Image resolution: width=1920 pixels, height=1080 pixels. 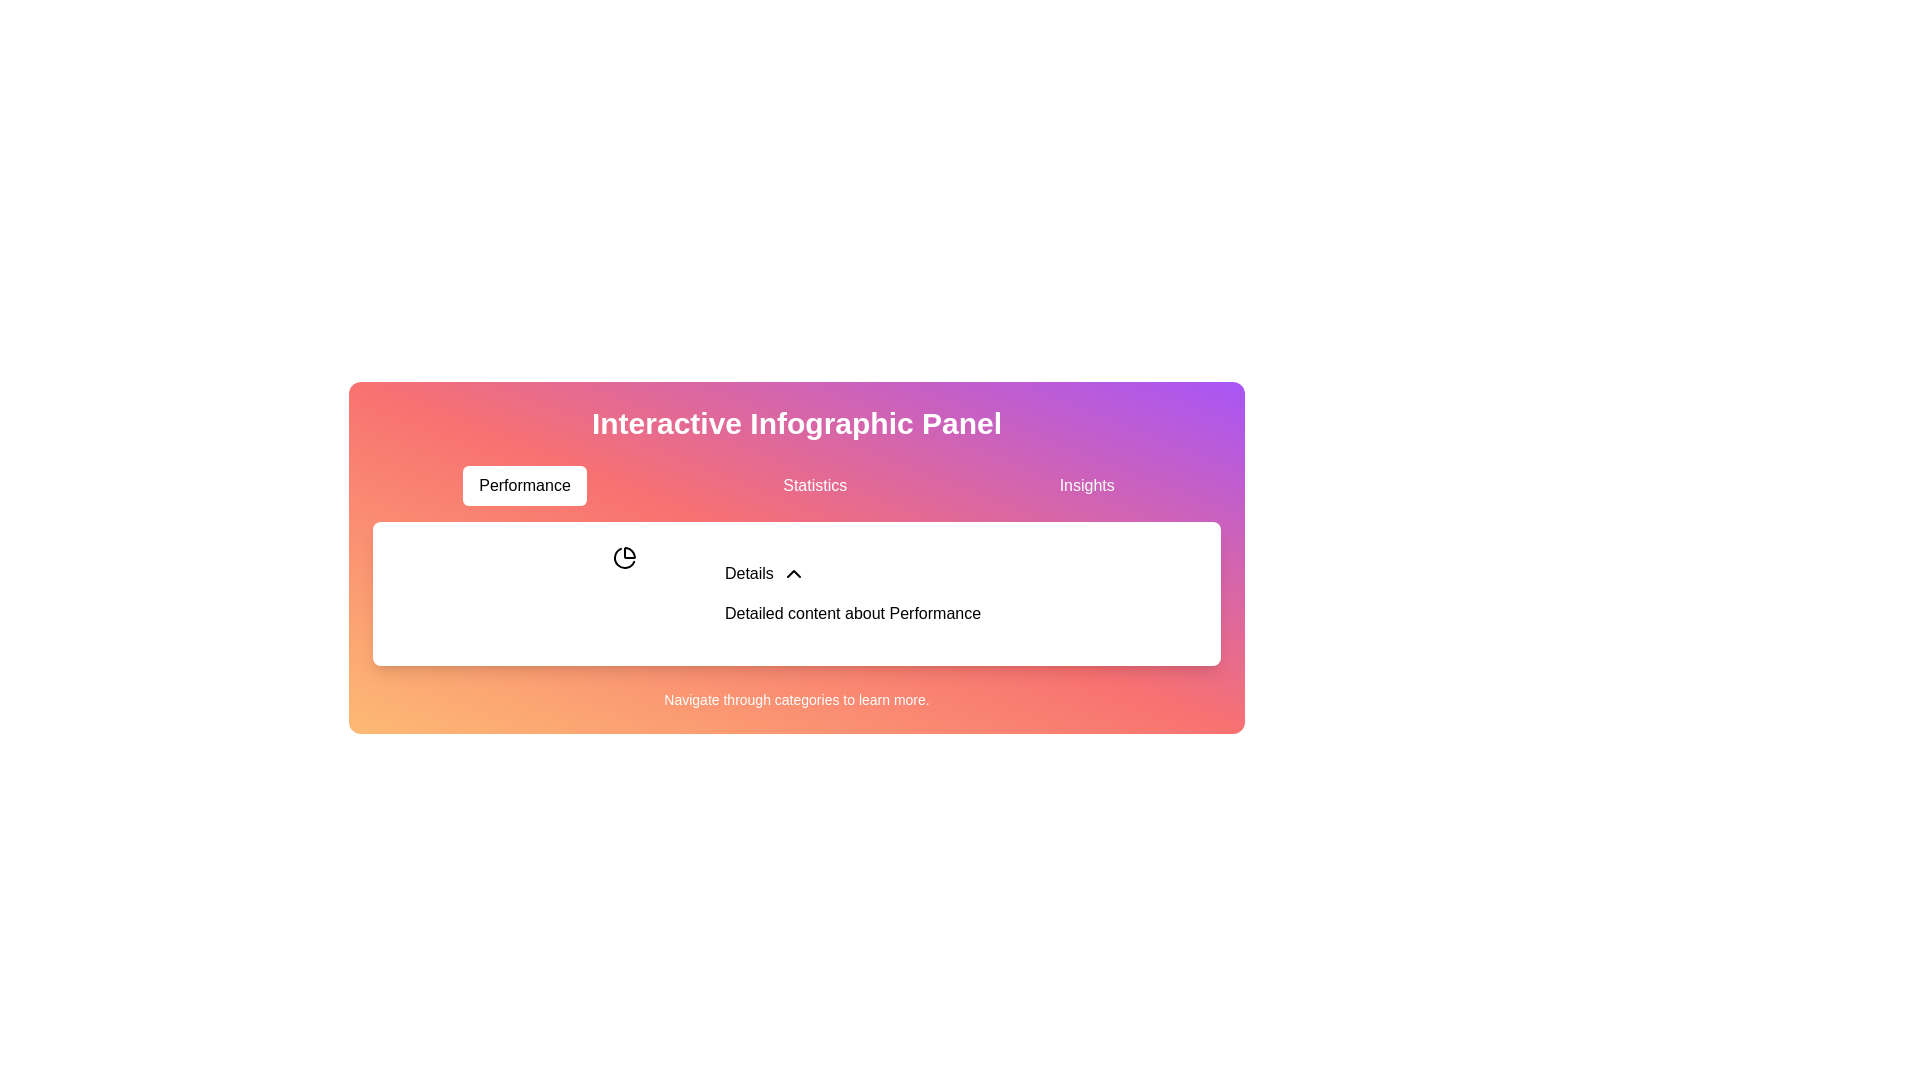 What do you see at coordinates (748, 574) in the screenshot?
I see `the 'Details' text label, which is black in color and located towards the right side of the interface, adjacent to an upward-pointing chevron symbol` at bounding box center [748, 574].